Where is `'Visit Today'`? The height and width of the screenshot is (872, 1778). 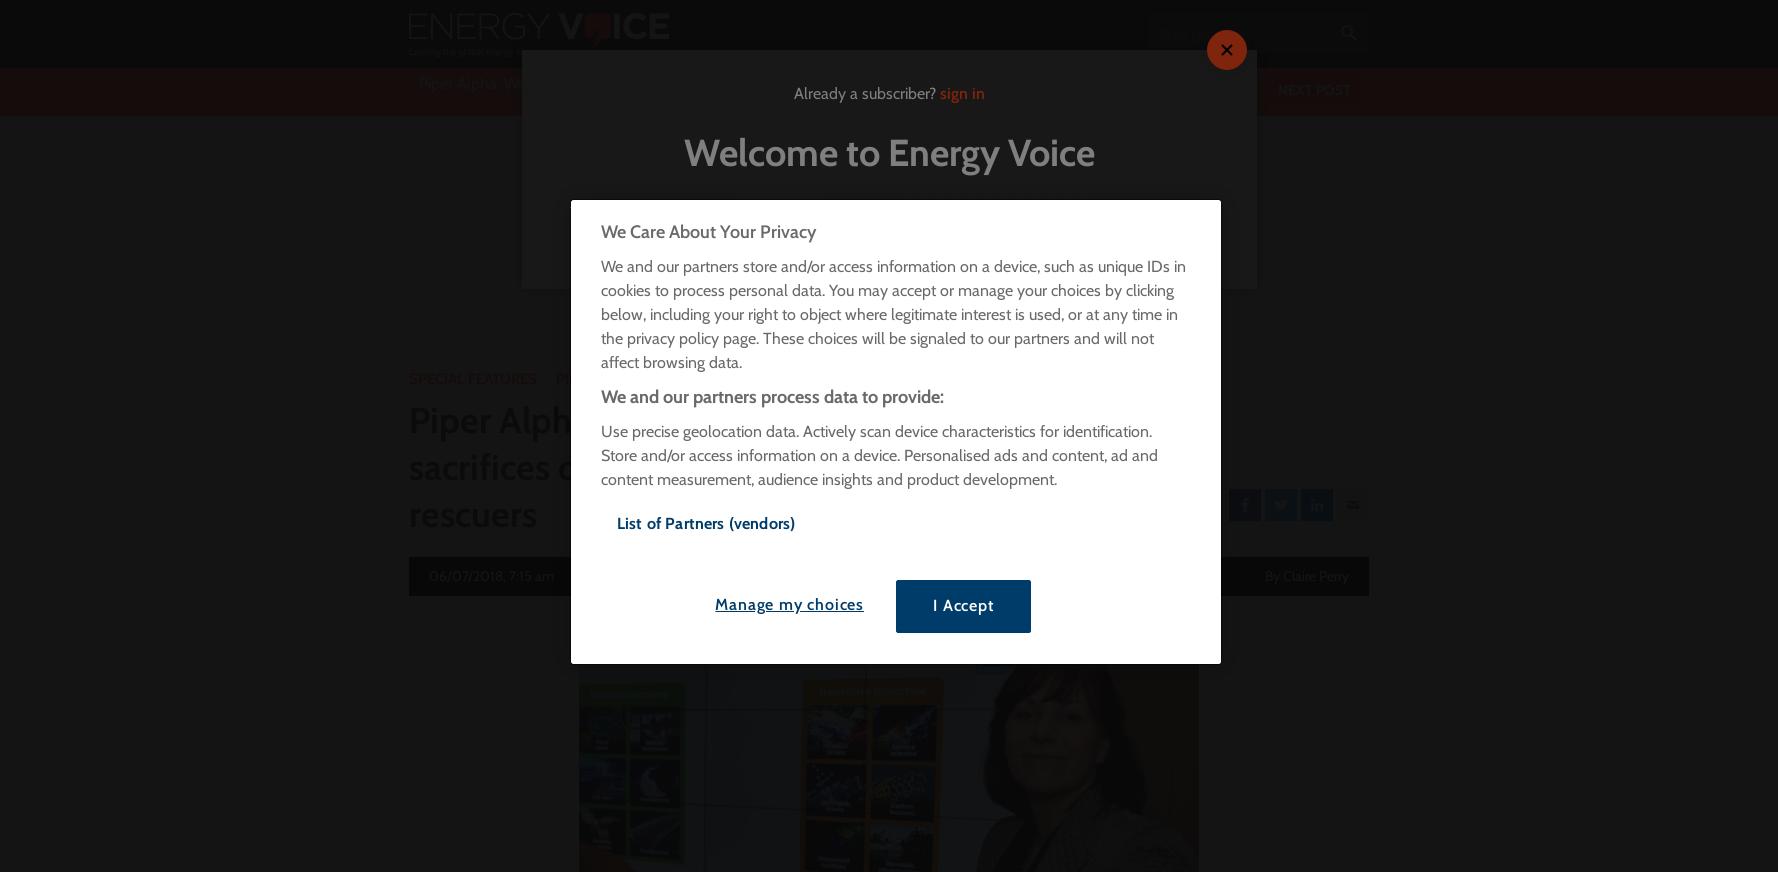 'Visit Today' is located at coordinates (1143, 190).